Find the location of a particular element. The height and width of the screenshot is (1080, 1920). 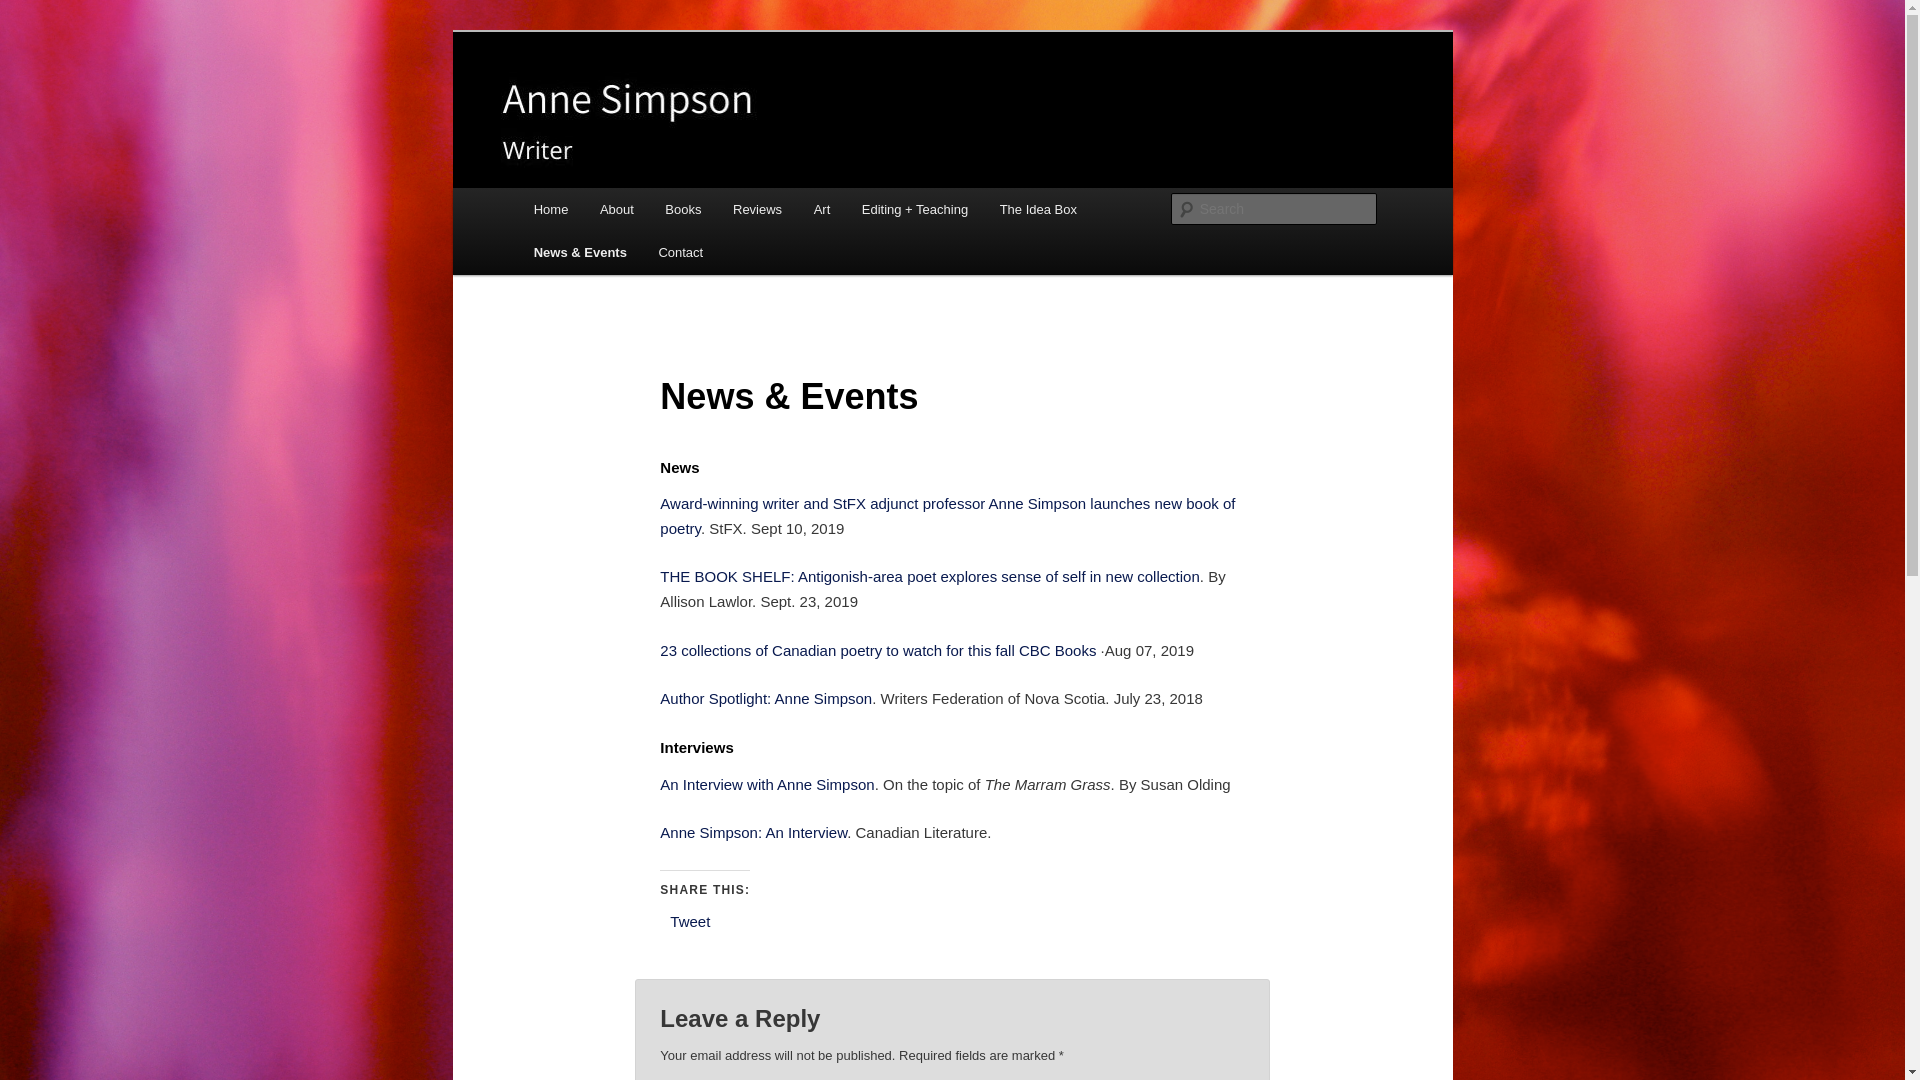

'Tweet' is located at coordinates (690, 921).